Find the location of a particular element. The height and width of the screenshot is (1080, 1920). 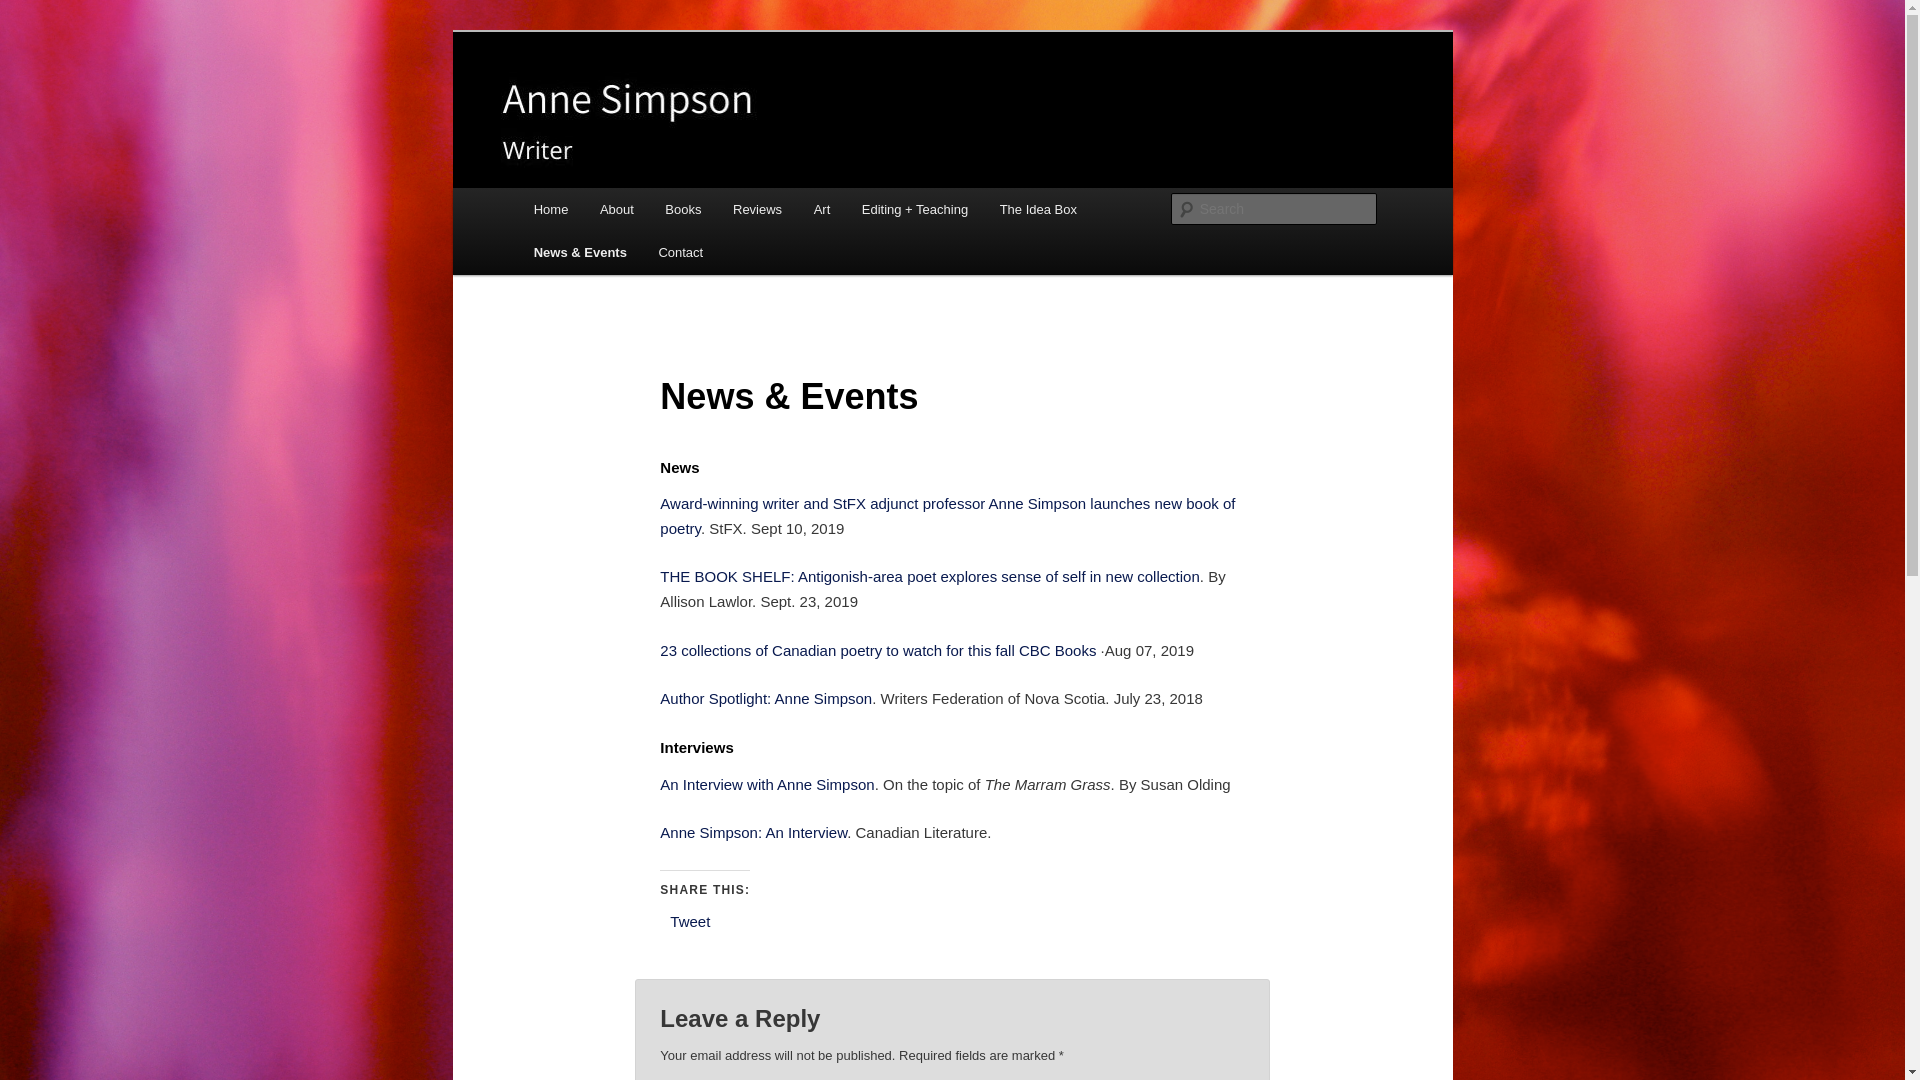

'Tweet' is located at coordinates (690, 921).